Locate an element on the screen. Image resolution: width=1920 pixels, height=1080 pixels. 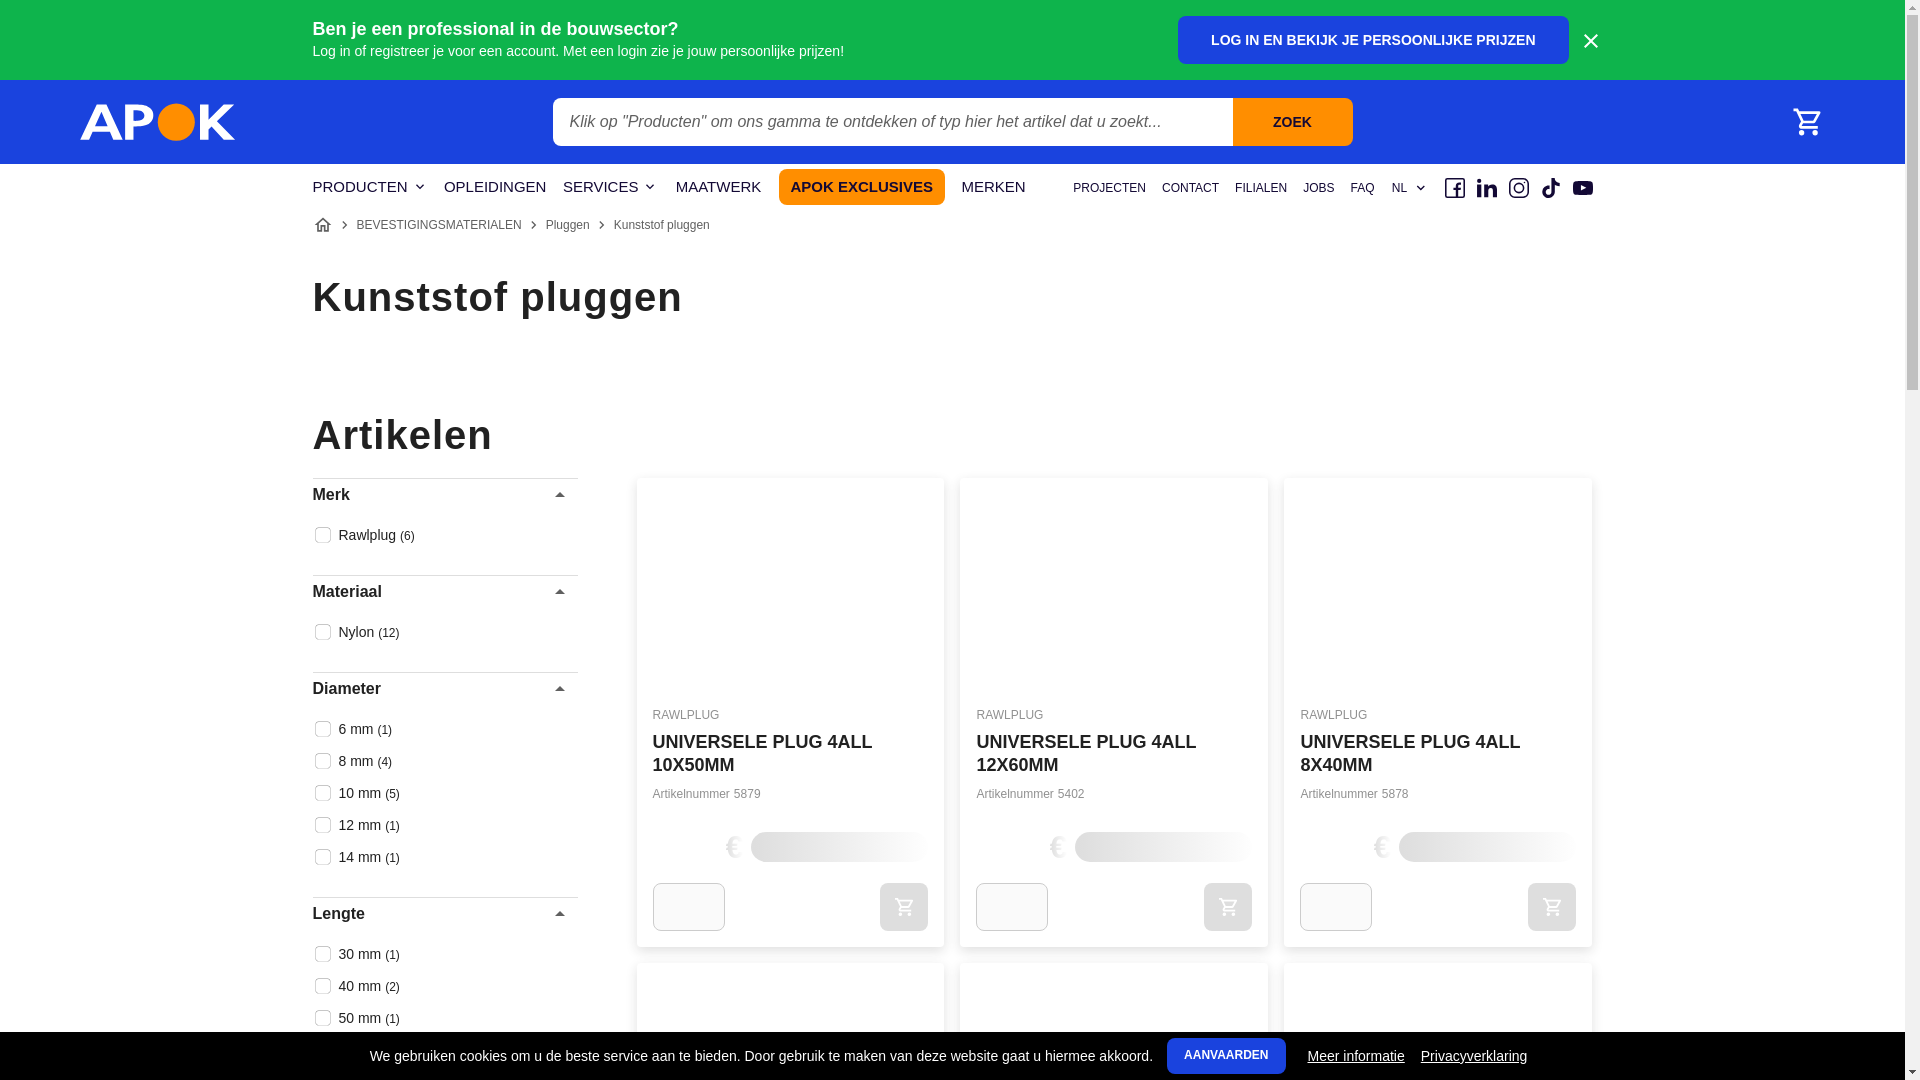
'LinkedIn' is located at coordinates (1476, 188).